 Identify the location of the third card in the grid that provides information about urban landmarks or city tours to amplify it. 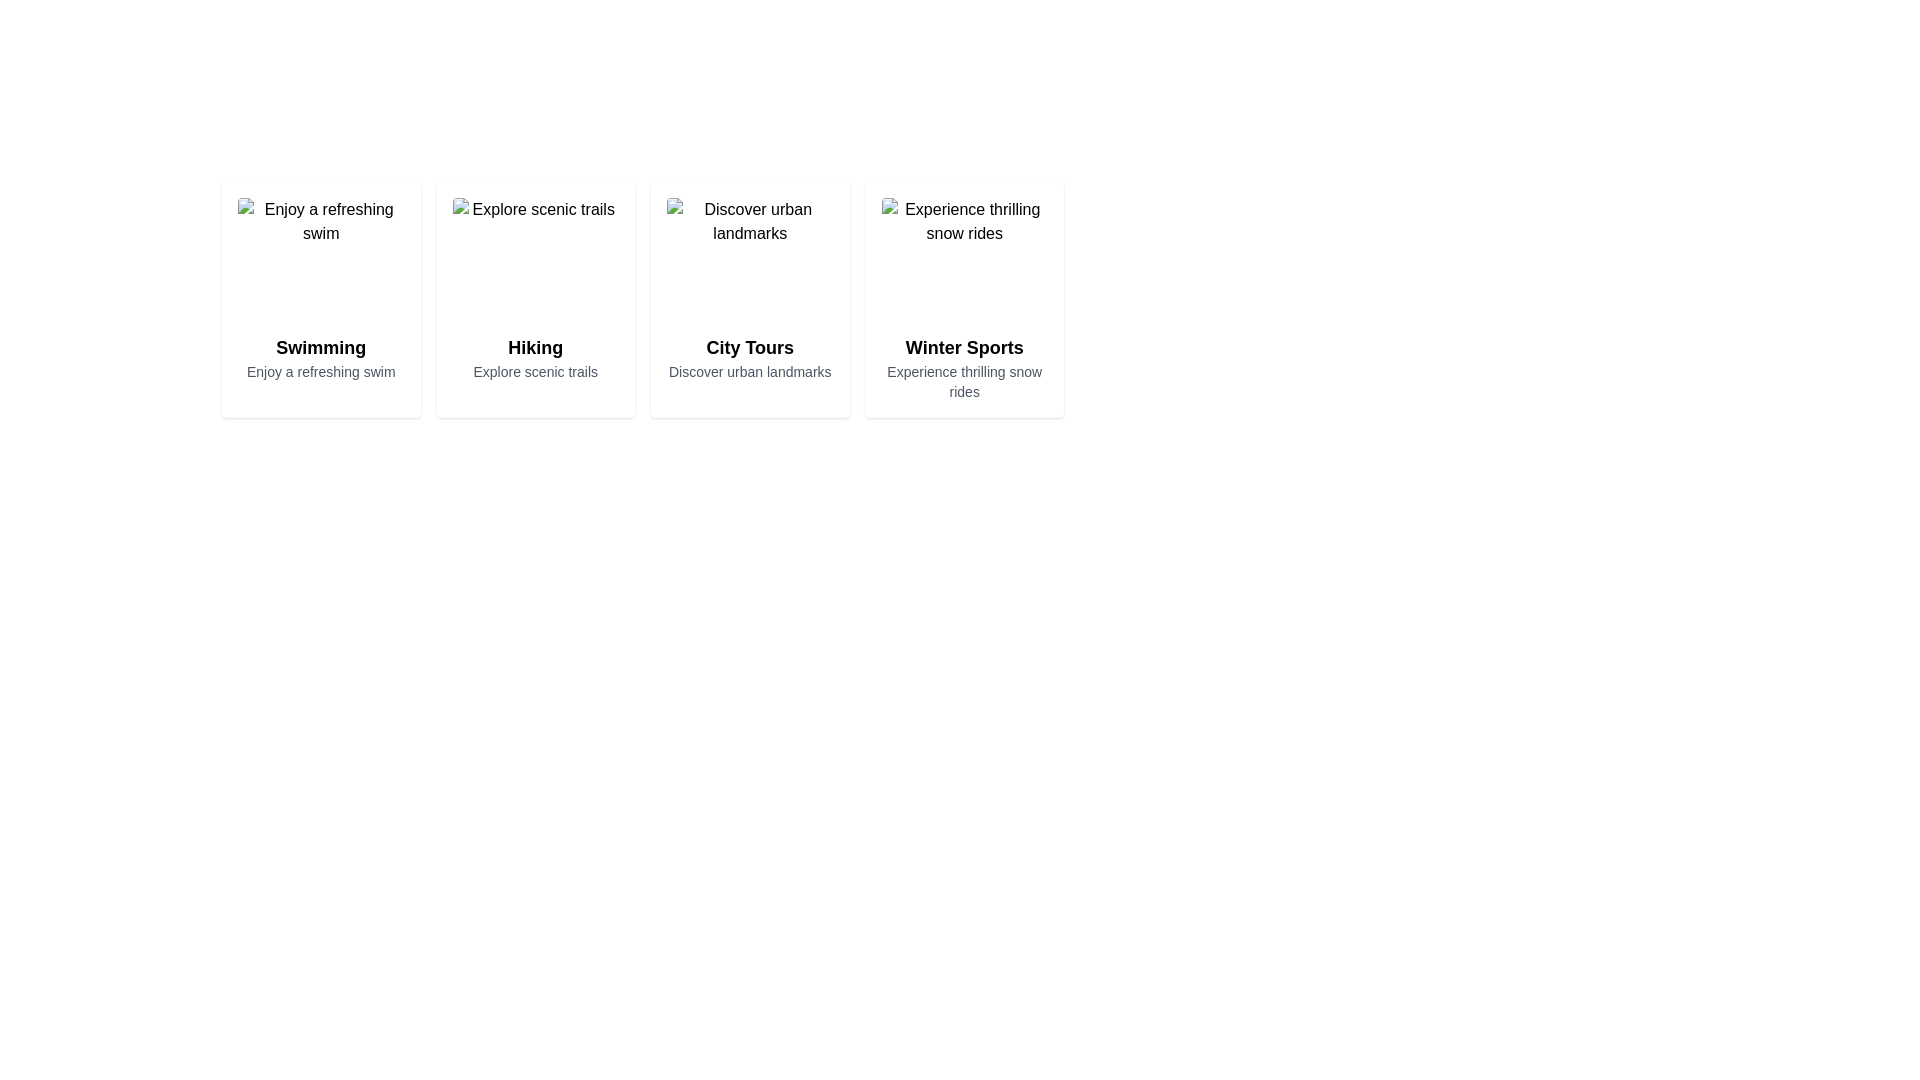
(749, 300).